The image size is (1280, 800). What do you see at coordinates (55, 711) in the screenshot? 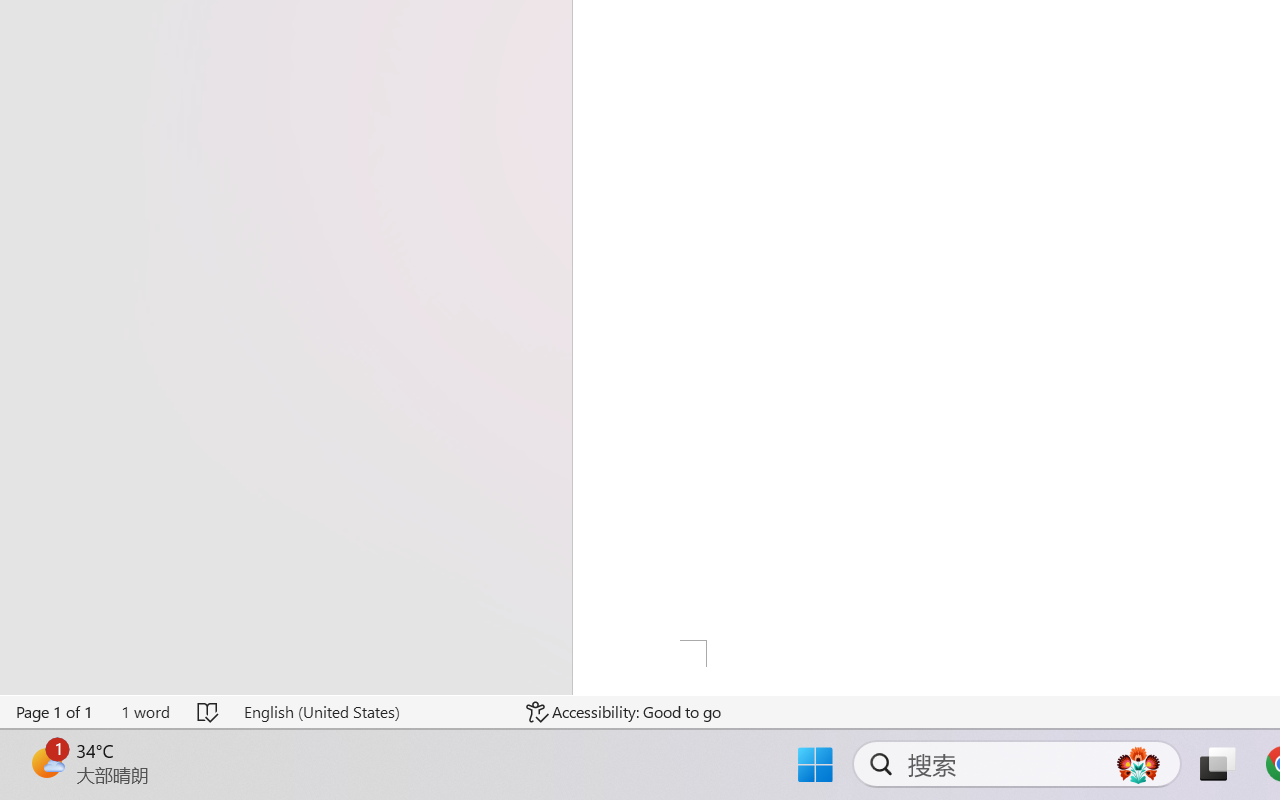
I see `'Page Number Page 1 of 1'` at bounding box center [55, 711].